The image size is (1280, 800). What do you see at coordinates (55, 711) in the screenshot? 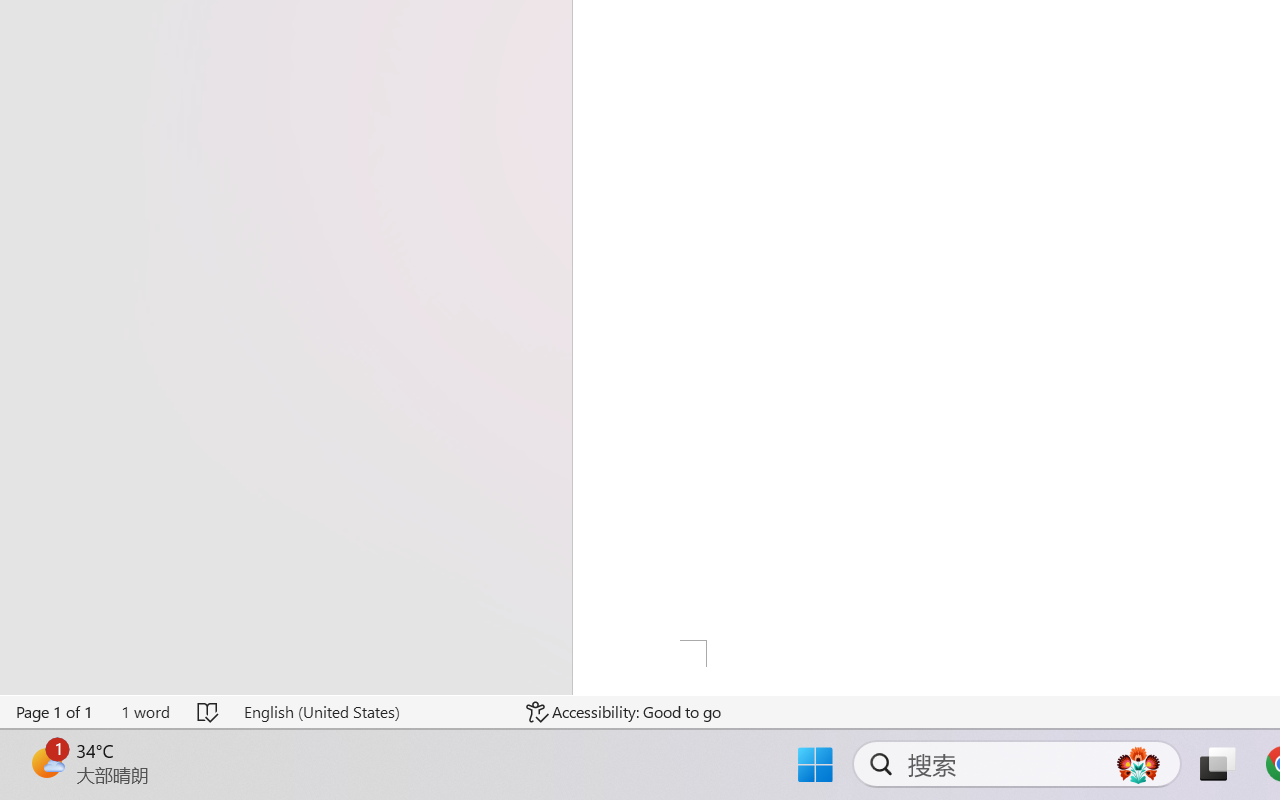
I see `'Page Number Page 1 of 1'` at bounding box center [55, 711].